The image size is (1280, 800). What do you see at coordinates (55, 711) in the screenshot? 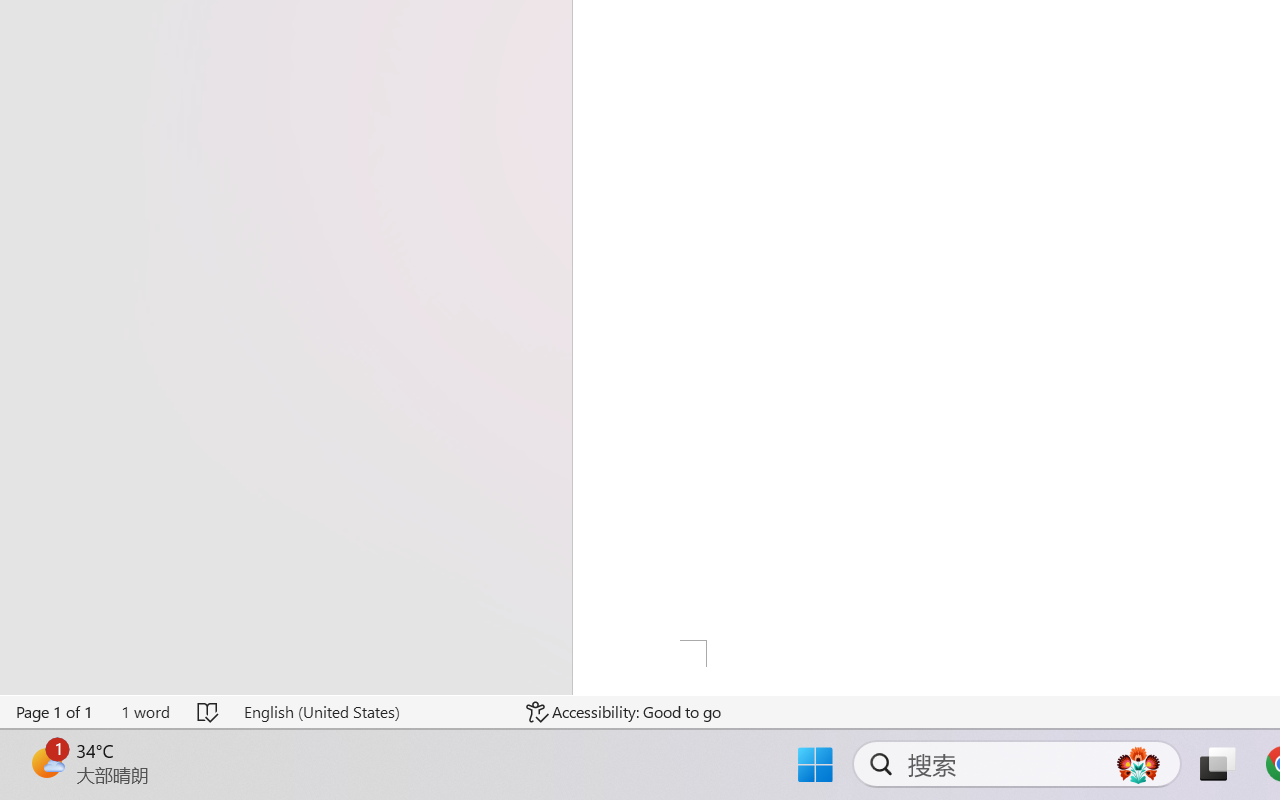
I see `'Page Number Page 1 of 1'` at bounding box center [55, 711].